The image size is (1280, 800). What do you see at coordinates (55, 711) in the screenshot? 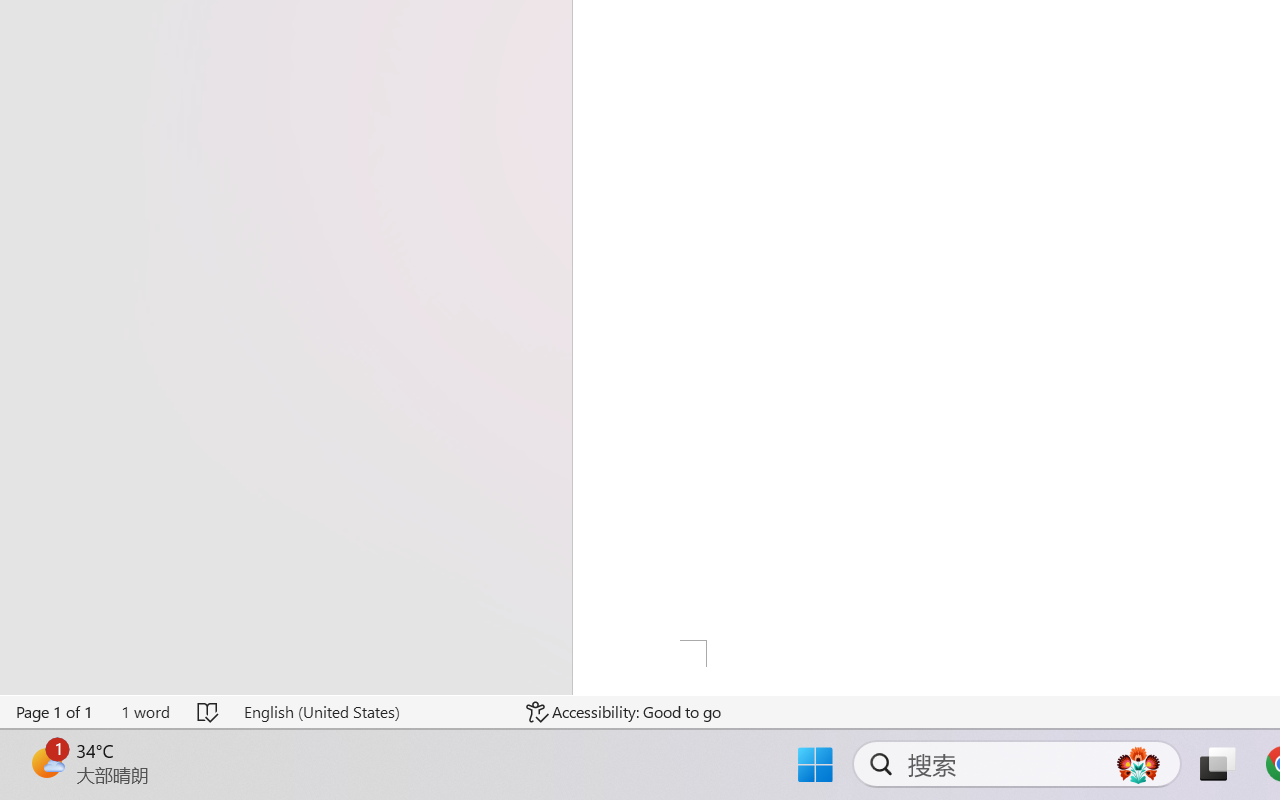
I see `'Page Number Page 1 of 1'` at bounding box center [55, 711].